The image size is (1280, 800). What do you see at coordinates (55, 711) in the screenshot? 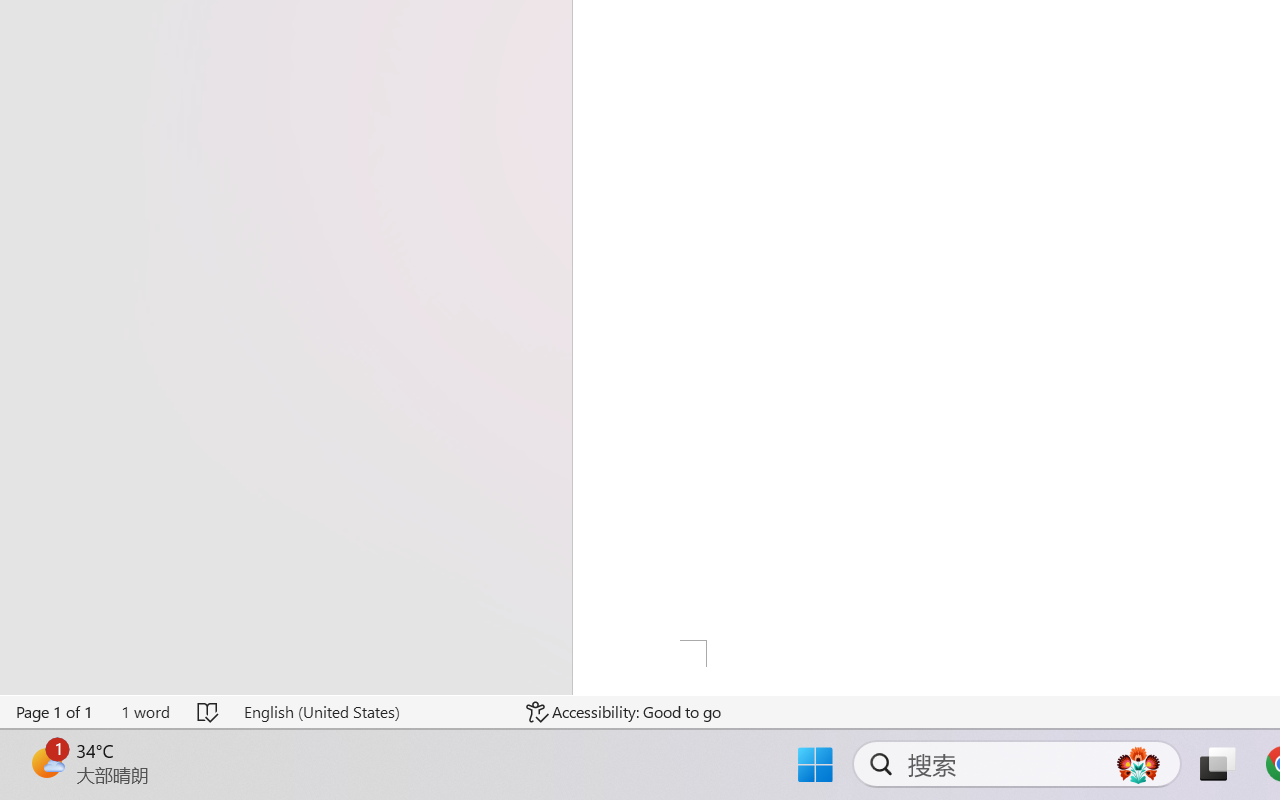
I see `'Page Number Page 1 of 1'` at bounding box center [55, 711].